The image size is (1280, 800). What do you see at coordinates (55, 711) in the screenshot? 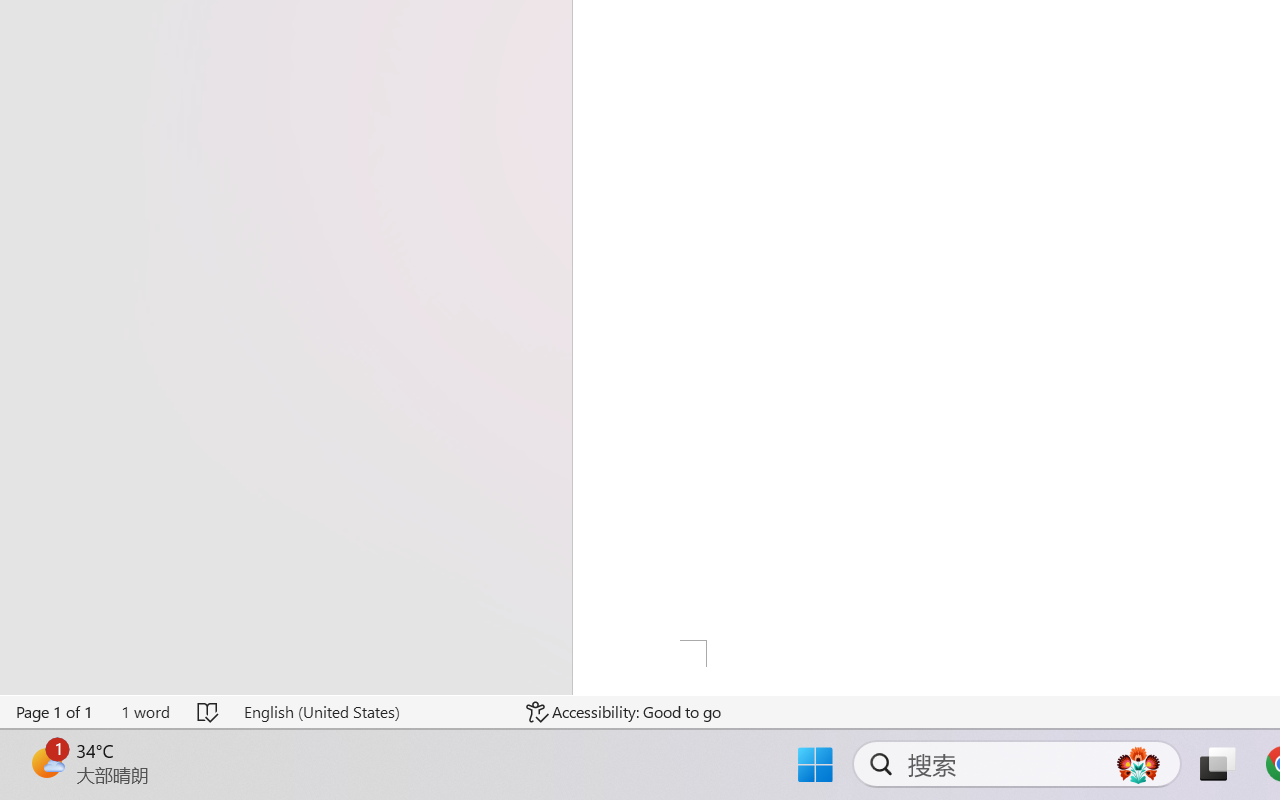
I see `'Page Number Page 1 of 1'` at bounding box center [55, 711].